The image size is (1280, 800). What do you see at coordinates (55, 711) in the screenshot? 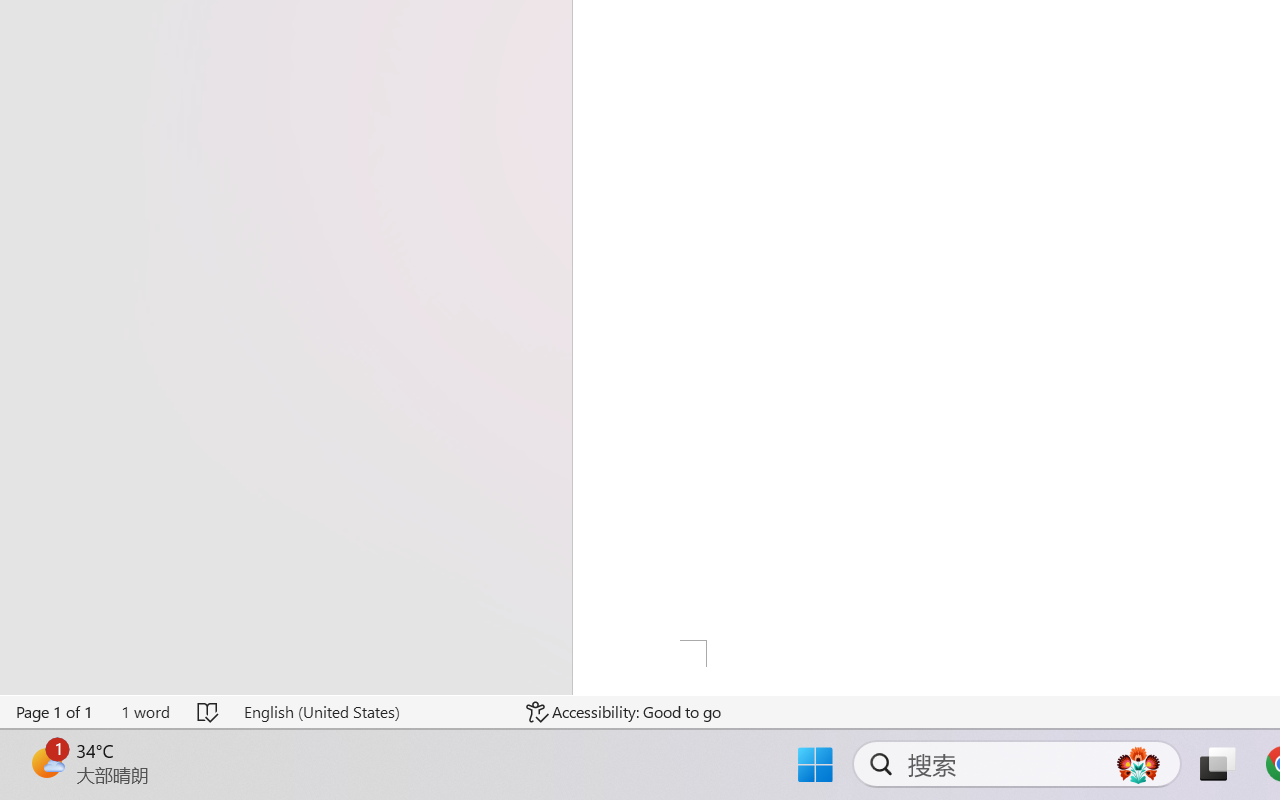
I see `'Page Number Page 1 of 1'` at bounding box center [55, 711].